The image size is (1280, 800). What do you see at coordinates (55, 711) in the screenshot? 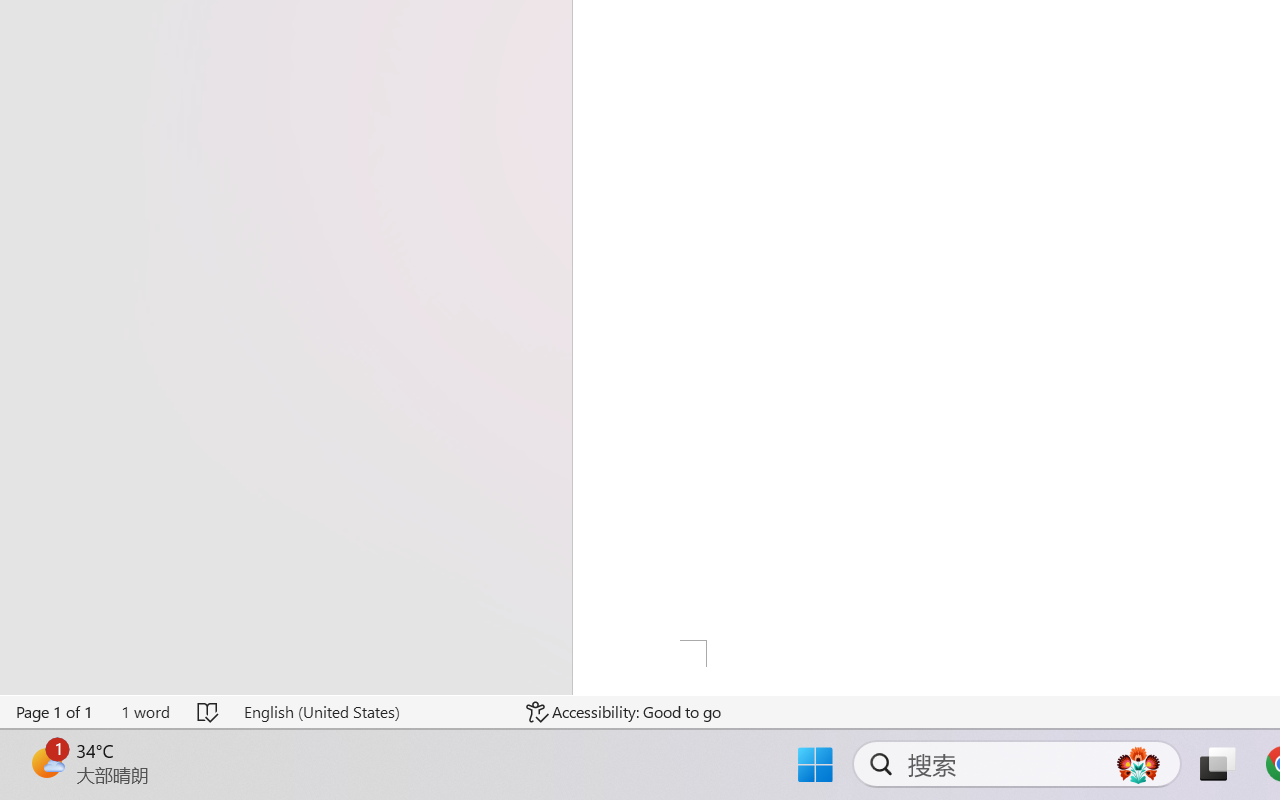
I see `'Page Number Page 1 of 1'` at bounding box center [55, 711].